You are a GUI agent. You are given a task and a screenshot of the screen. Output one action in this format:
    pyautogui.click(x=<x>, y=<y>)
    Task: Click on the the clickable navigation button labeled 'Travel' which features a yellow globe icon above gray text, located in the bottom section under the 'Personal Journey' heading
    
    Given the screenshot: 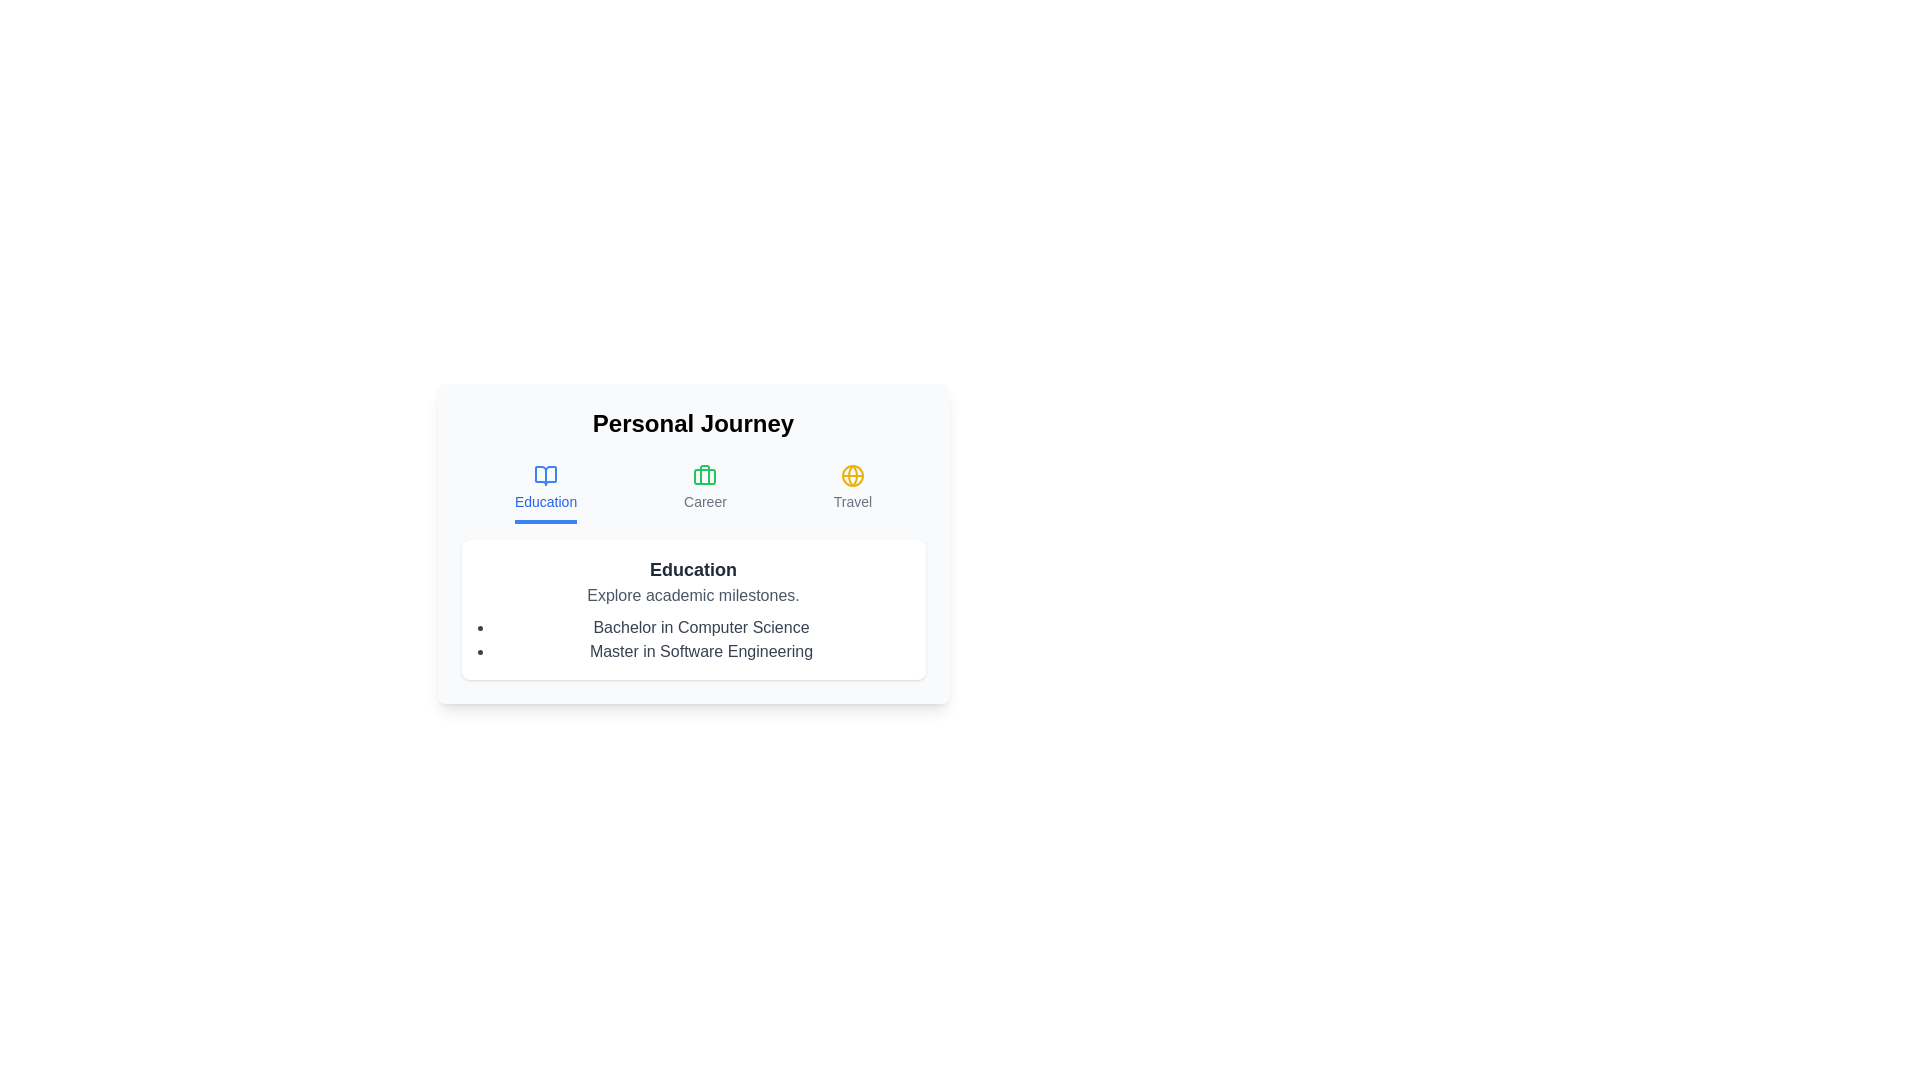 What is the action you would take?
    pyautogui.click(x=852, y=493)
    